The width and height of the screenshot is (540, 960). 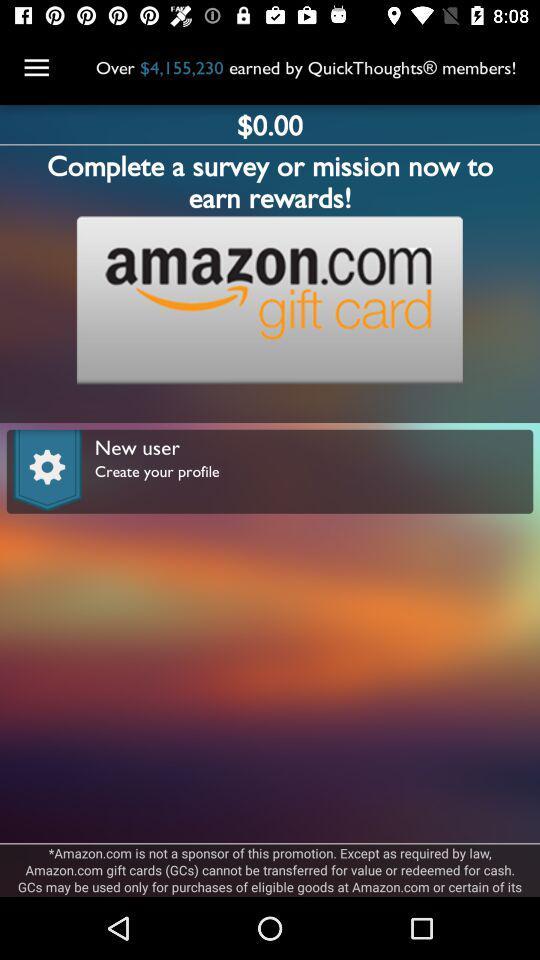 What do you see at coordinates (36, 68) in the screenshot?
I see `item next to over 4 155` at bounding box center [36, 68].